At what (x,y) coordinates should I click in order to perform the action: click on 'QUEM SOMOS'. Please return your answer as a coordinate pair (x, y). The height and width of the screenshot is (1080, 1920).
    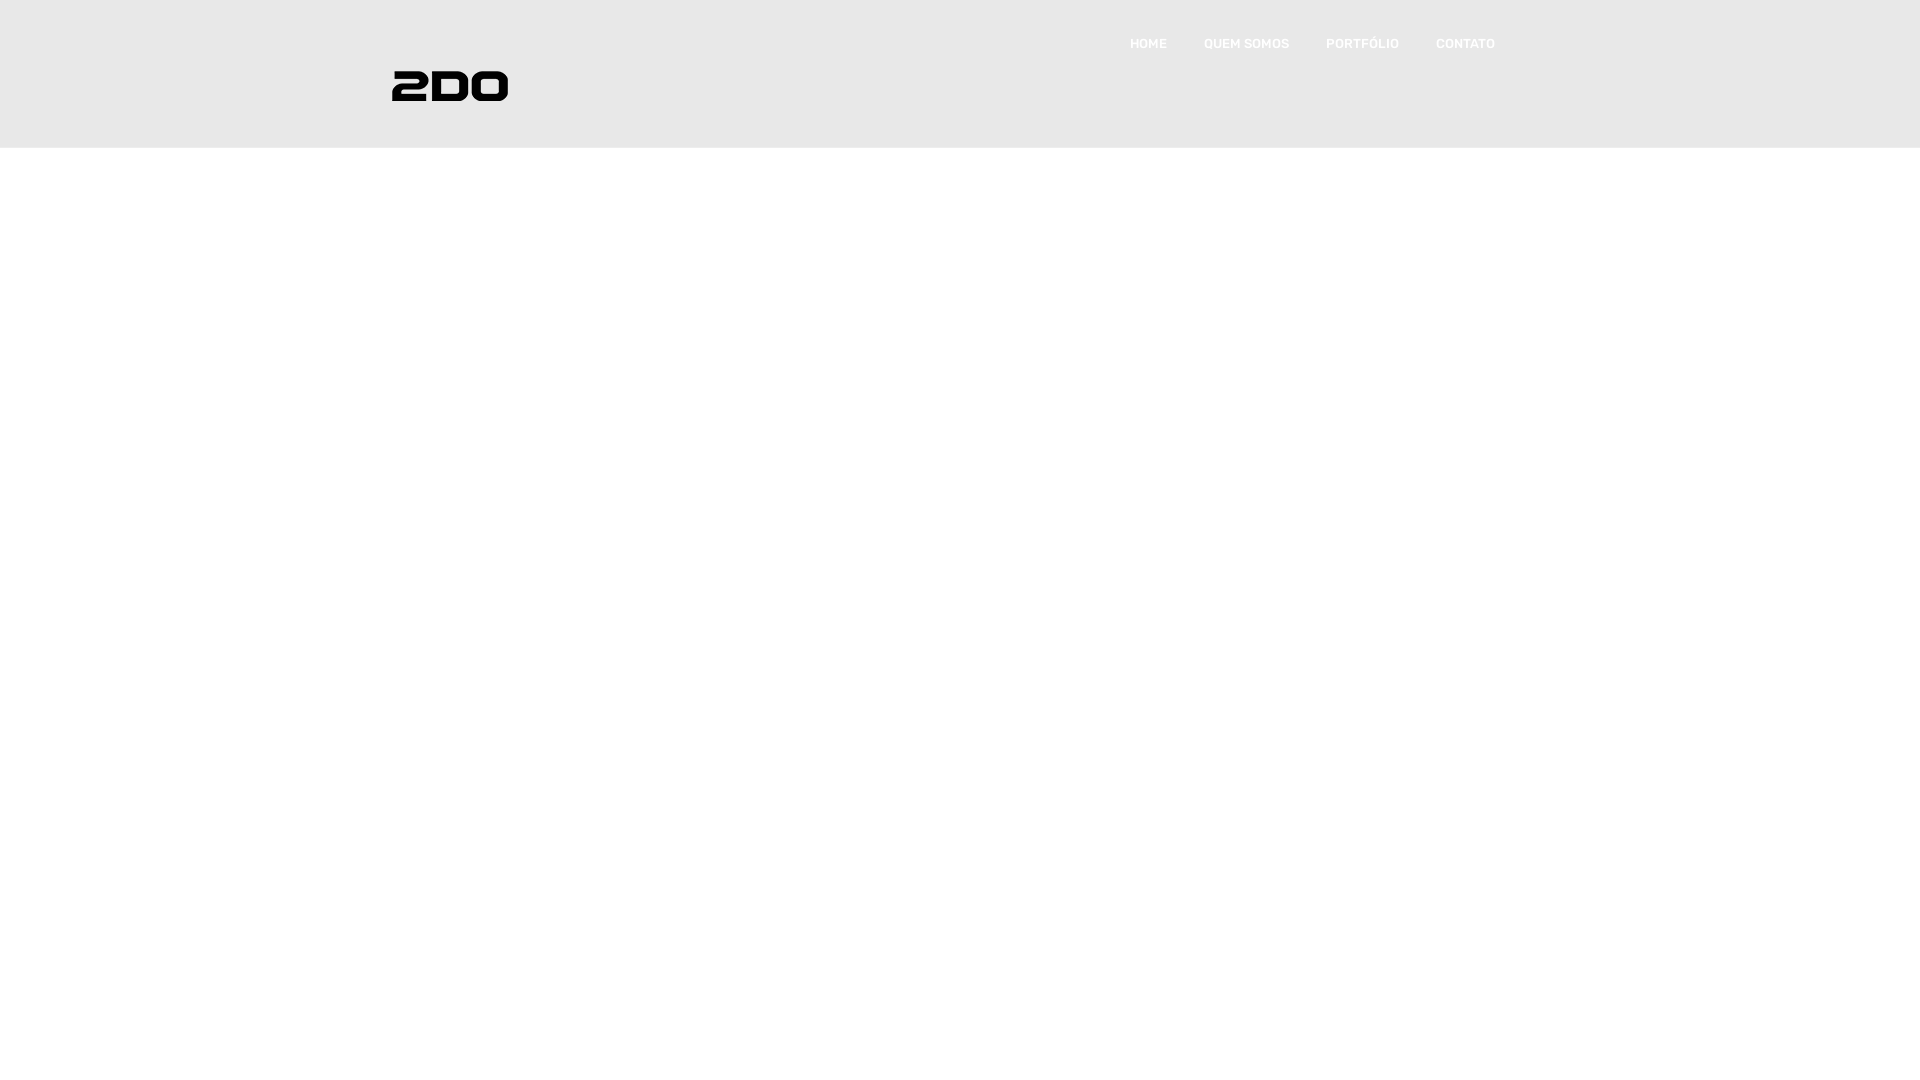
    Looking at the image, I should click on (1203, 43).